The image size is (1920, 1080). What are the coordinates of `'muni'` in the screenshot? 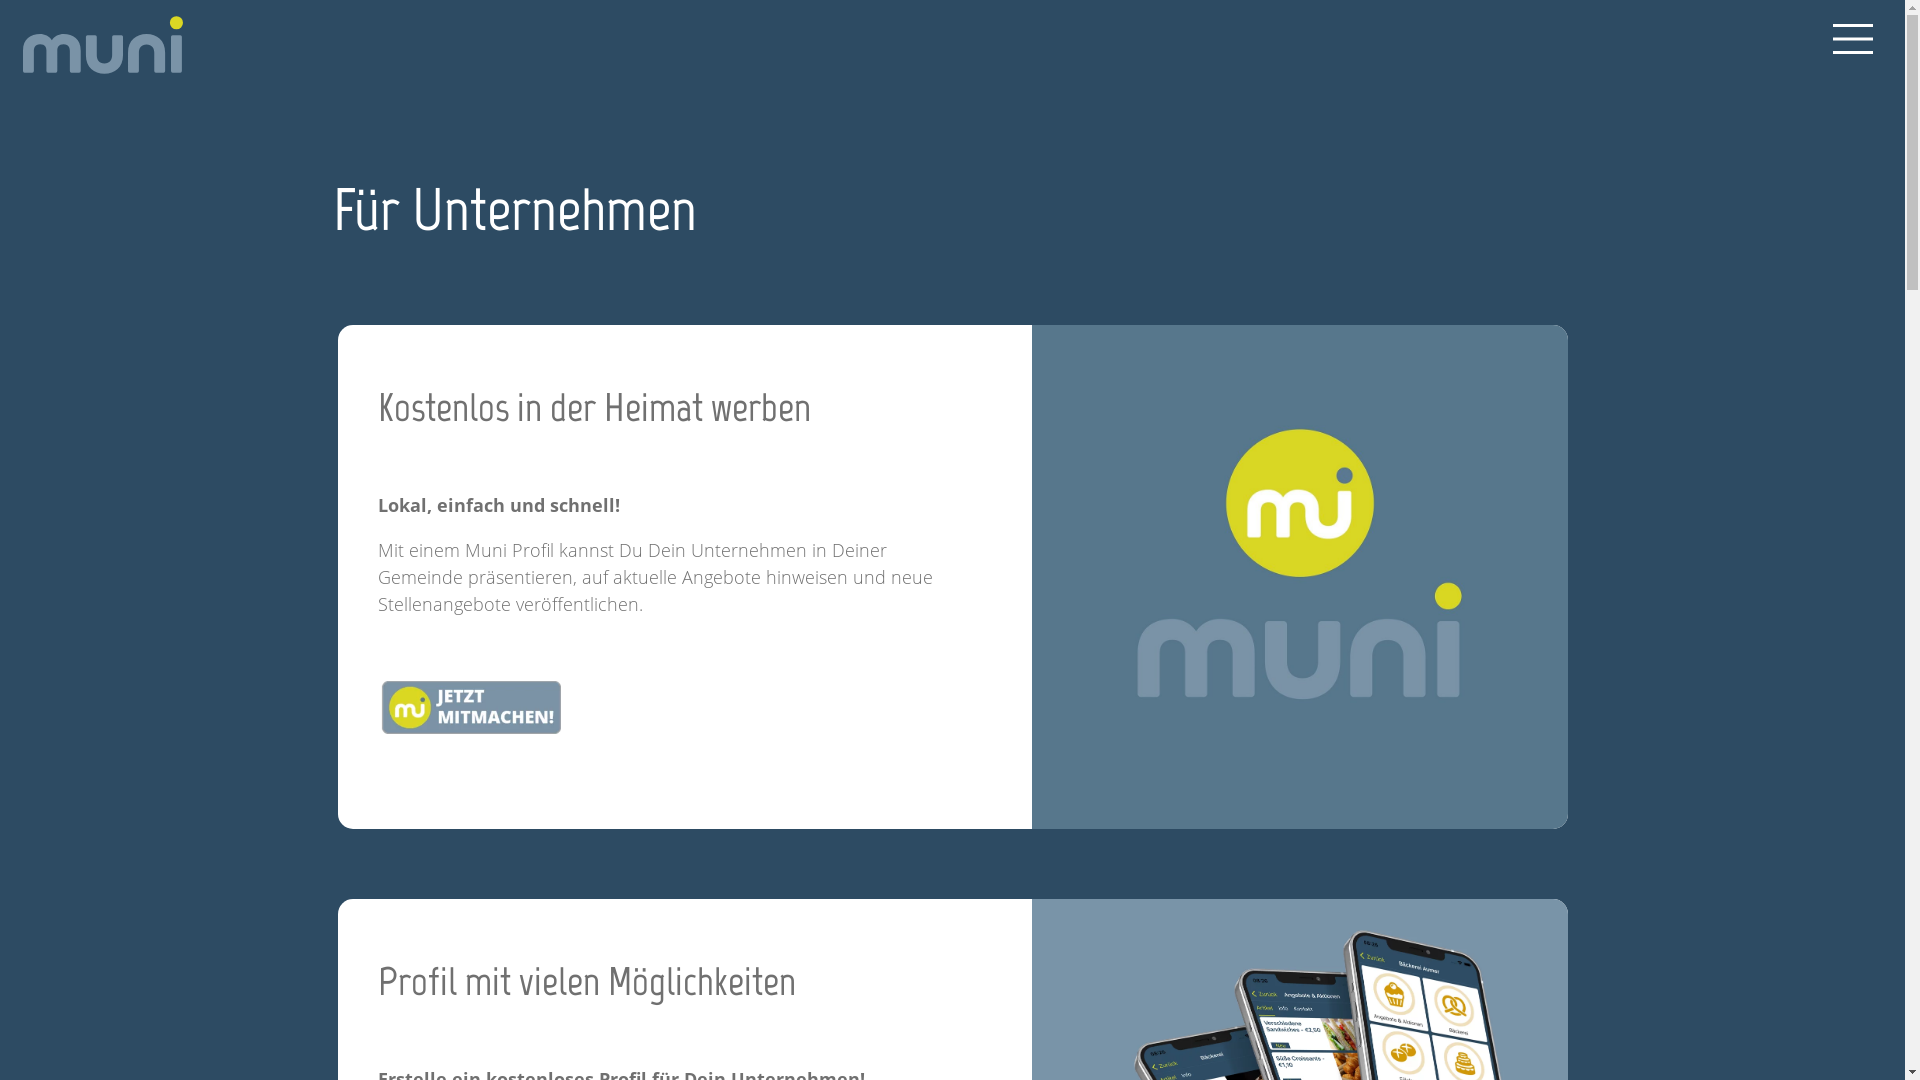 It's located at (22, 45).